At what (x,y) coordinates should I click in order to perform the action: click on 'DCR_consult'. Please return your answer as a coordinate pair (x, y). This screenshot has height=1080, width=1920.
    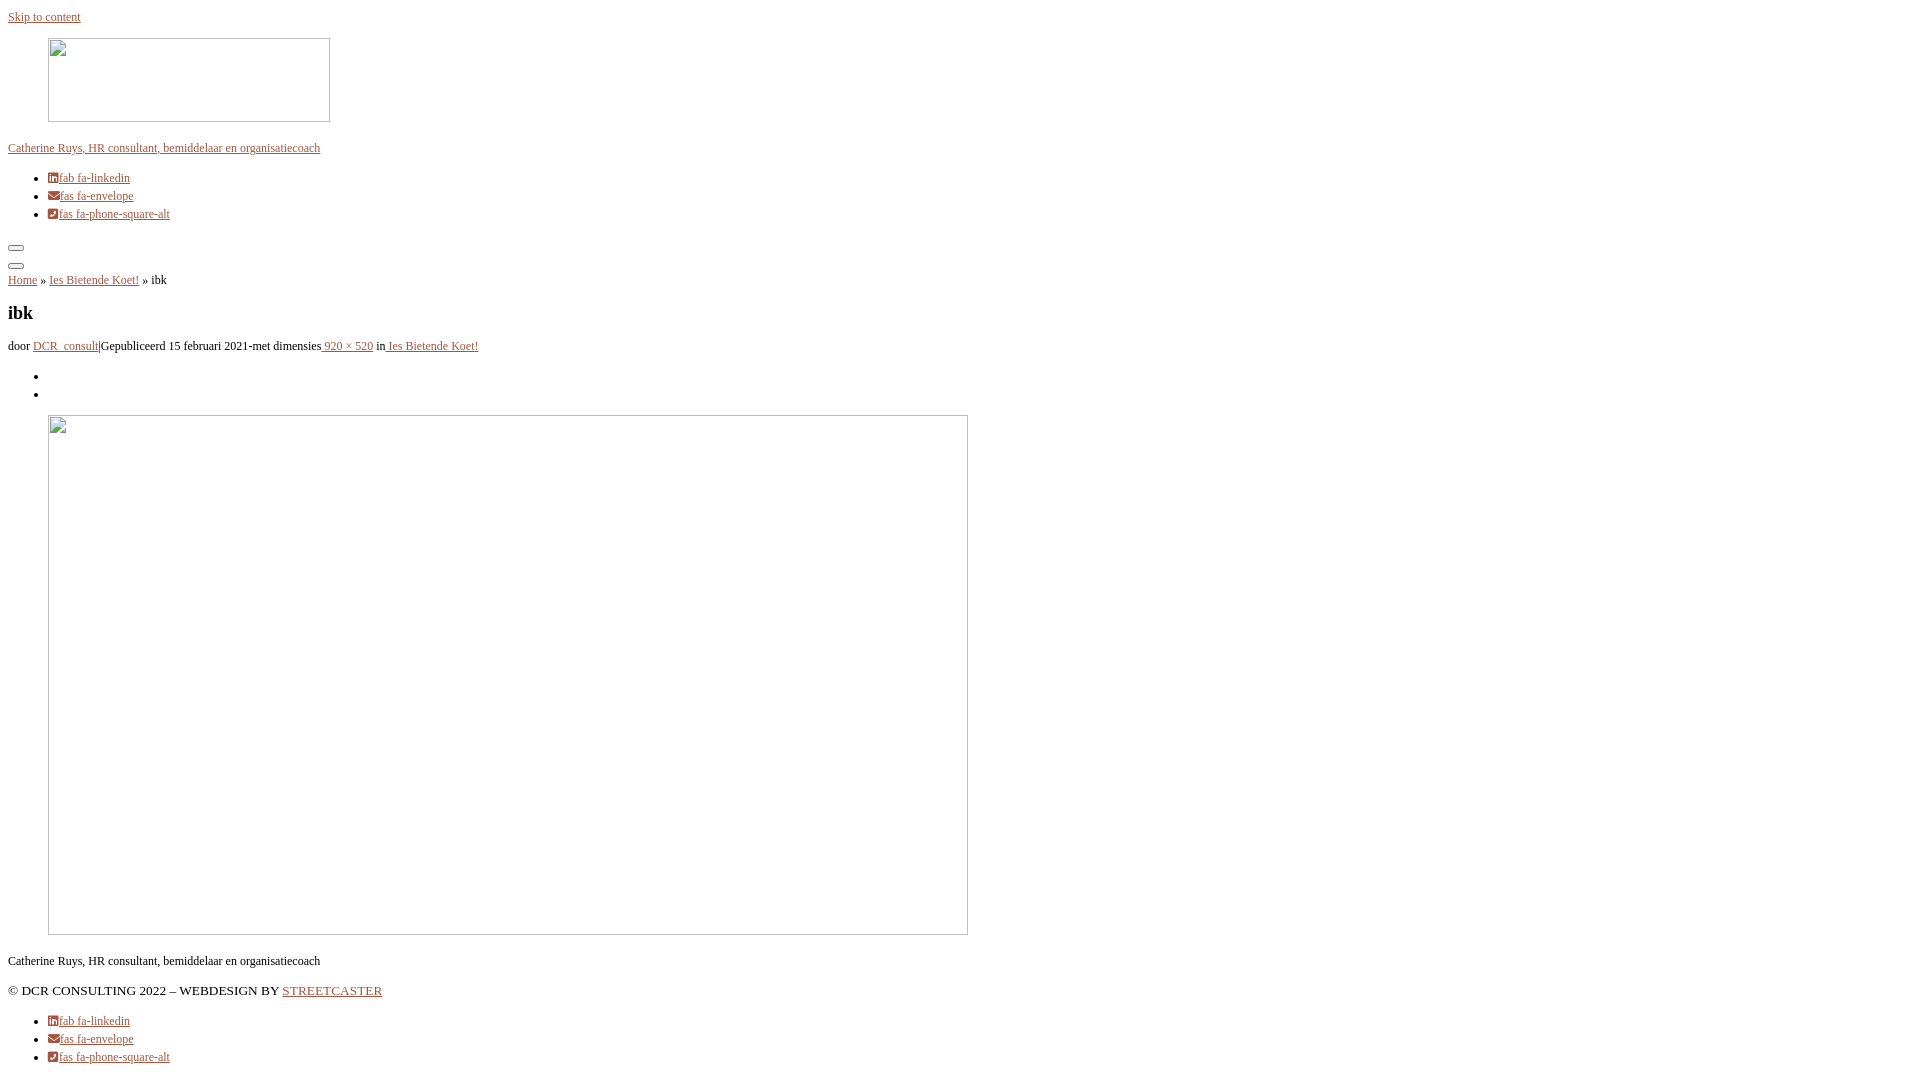
    Looking at the image, I should click on (65, 345).